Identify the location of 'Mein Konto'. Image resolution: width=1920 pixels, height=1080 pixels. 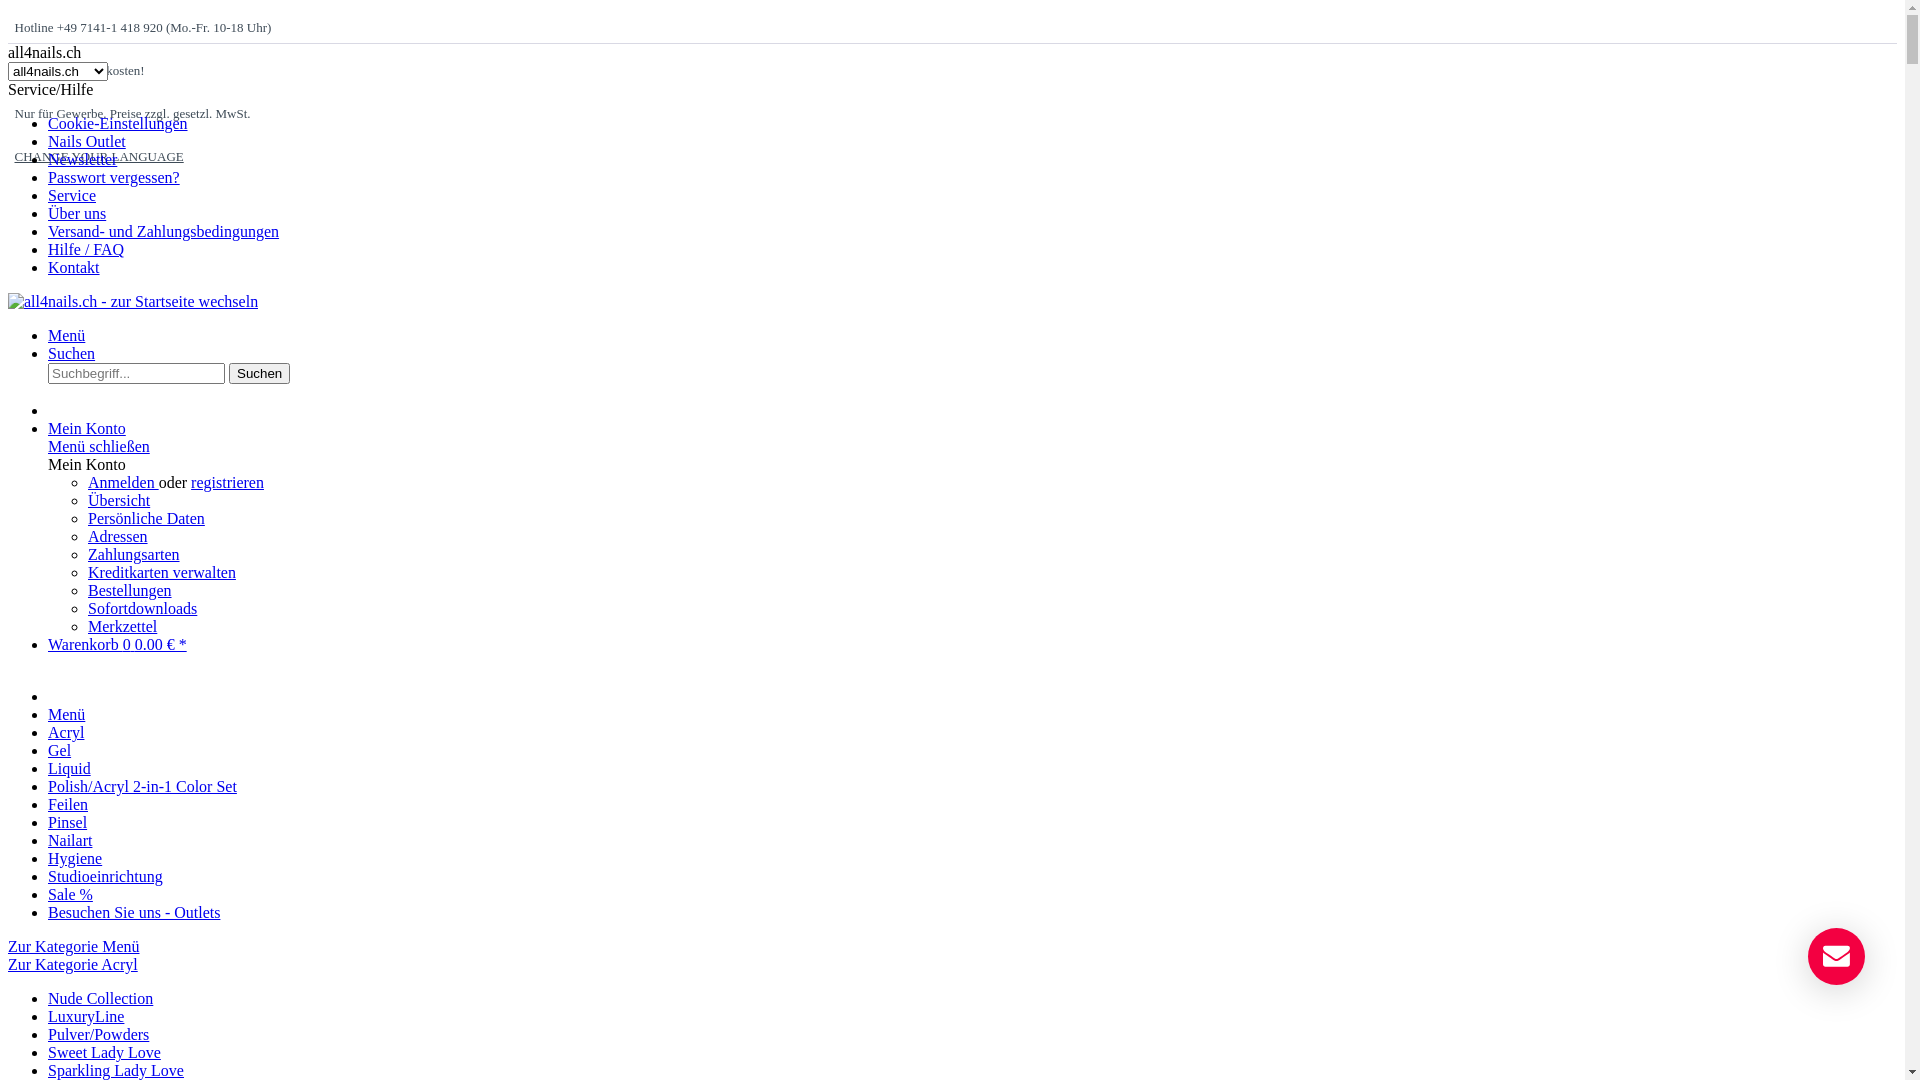
(85, 427).